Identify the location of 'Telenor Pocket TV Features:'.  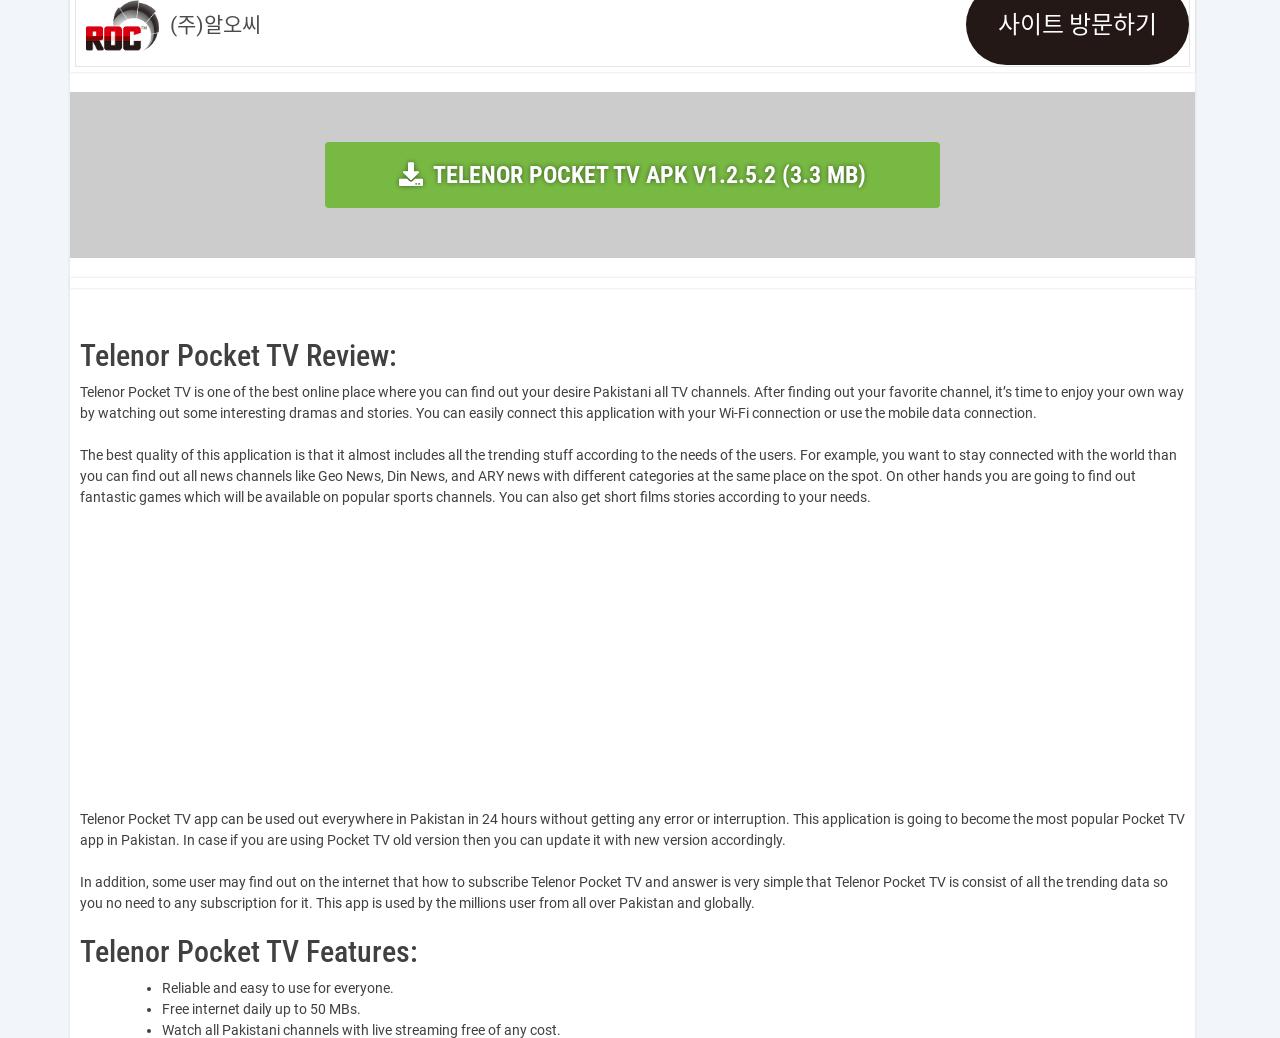
(247, 951).